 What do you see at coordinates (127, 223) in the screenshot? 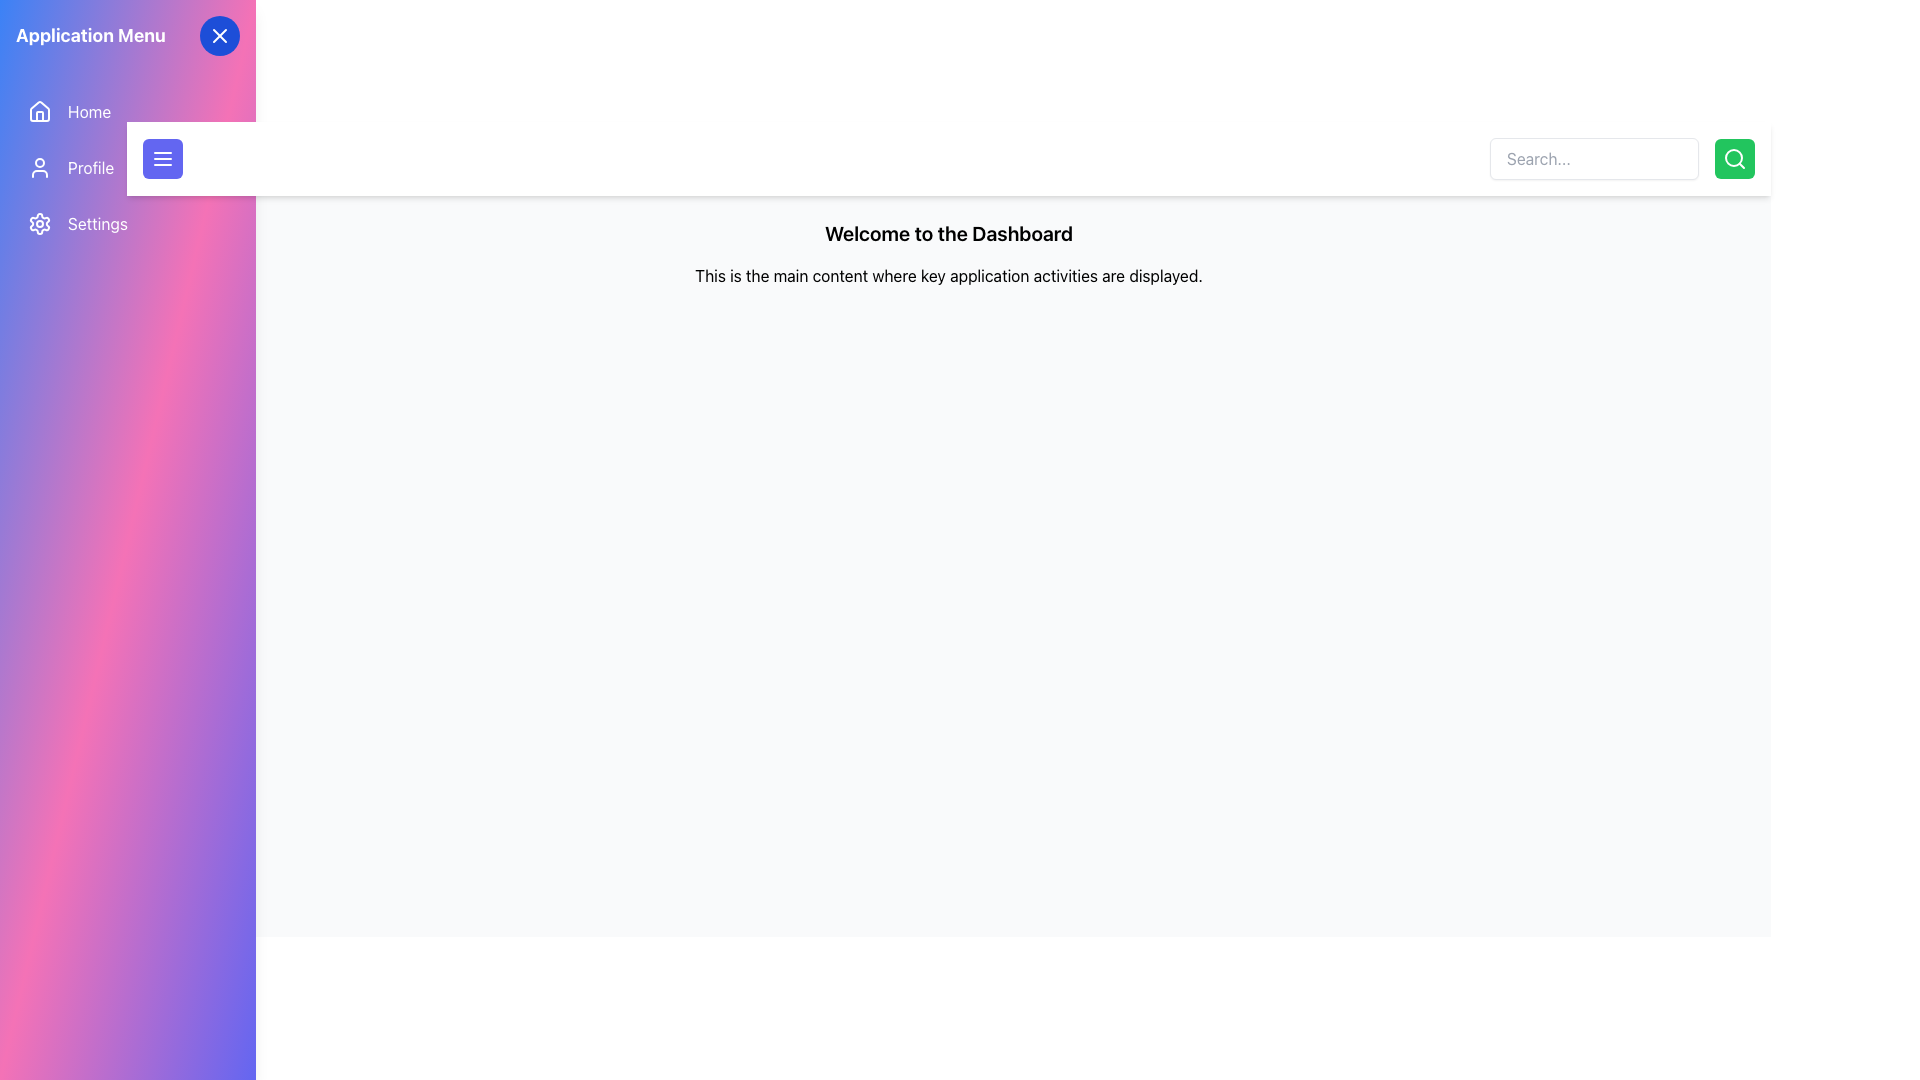
I see `the settings button in the left sidebar menu, which is the third item below the 'Profile' button, to observe the visual hover effect` at bounding box center [127, 223].